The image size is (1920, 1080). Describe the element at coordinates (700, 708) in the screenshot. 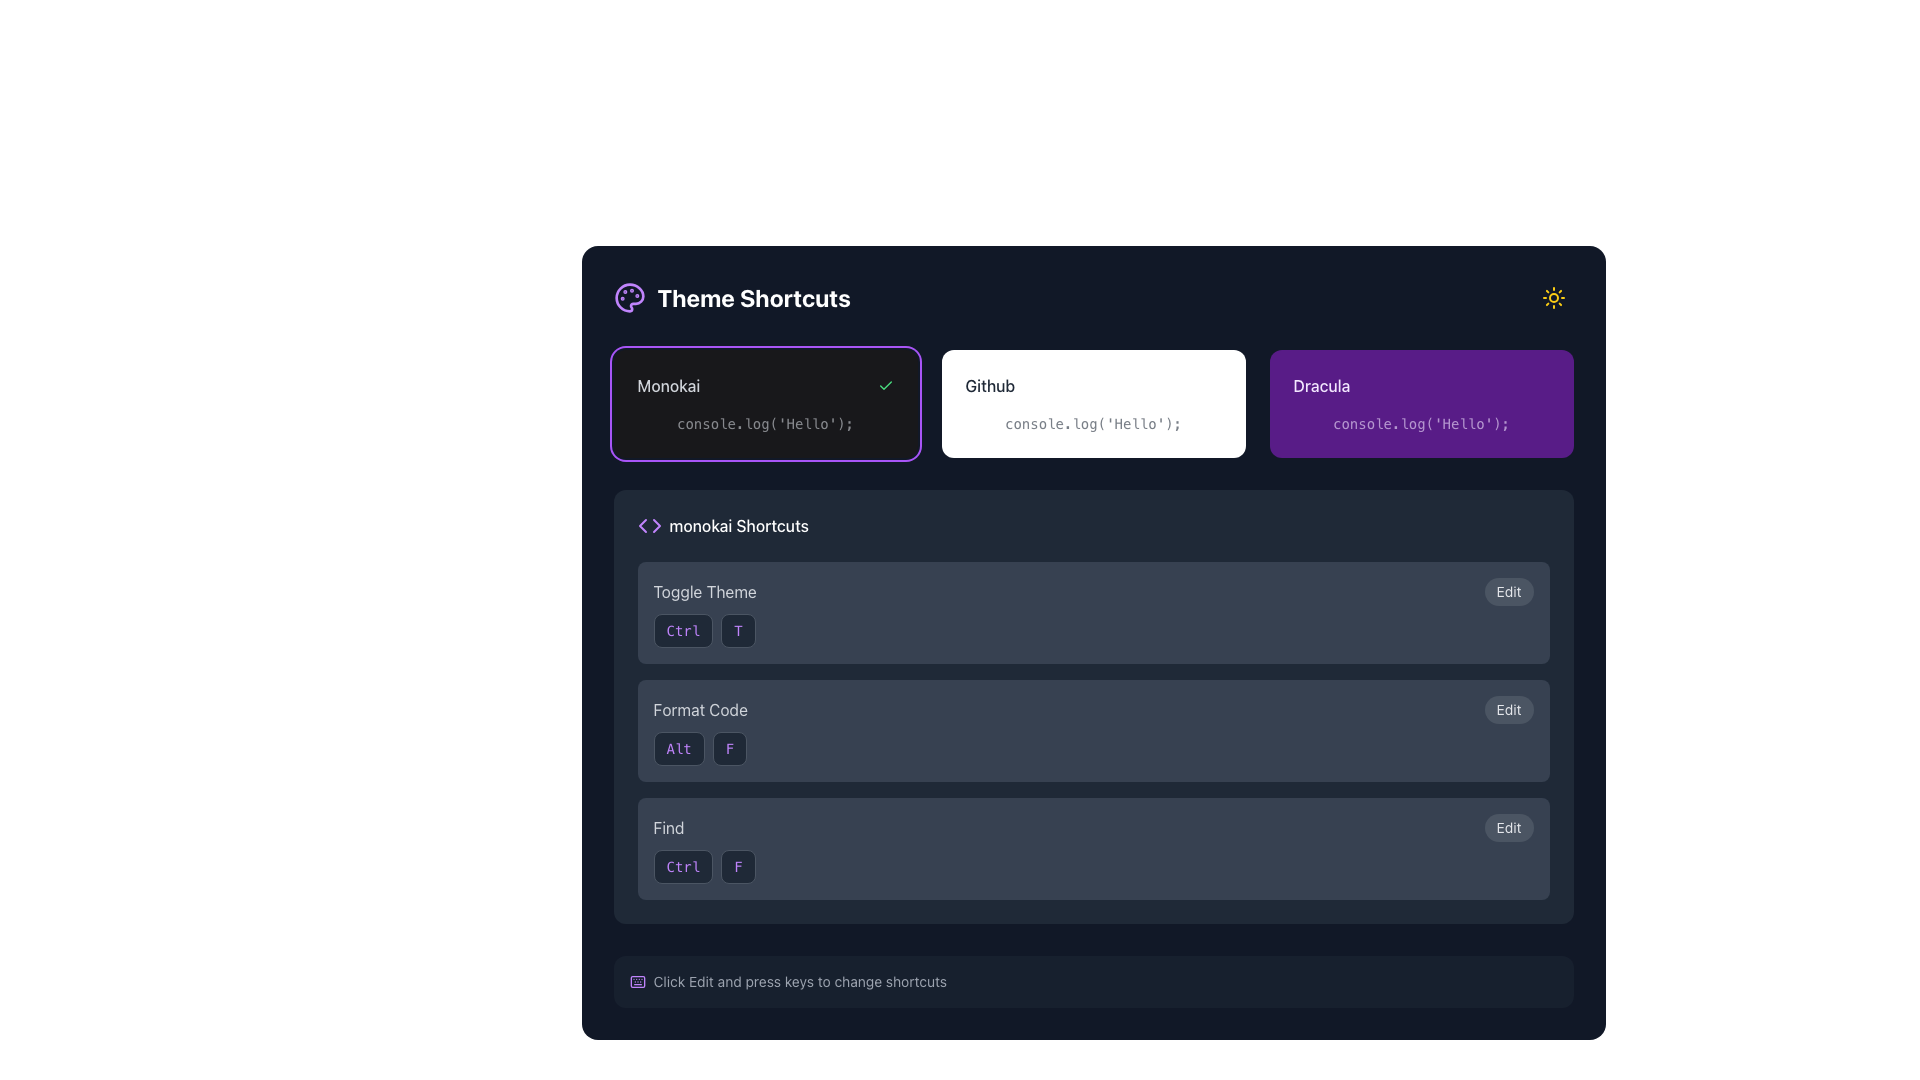

I see `the 'Format Code' text label, which is styled with a gray font on a dark background, located in the 'monokai Shortcuts' section as the second item in the list` at that location.